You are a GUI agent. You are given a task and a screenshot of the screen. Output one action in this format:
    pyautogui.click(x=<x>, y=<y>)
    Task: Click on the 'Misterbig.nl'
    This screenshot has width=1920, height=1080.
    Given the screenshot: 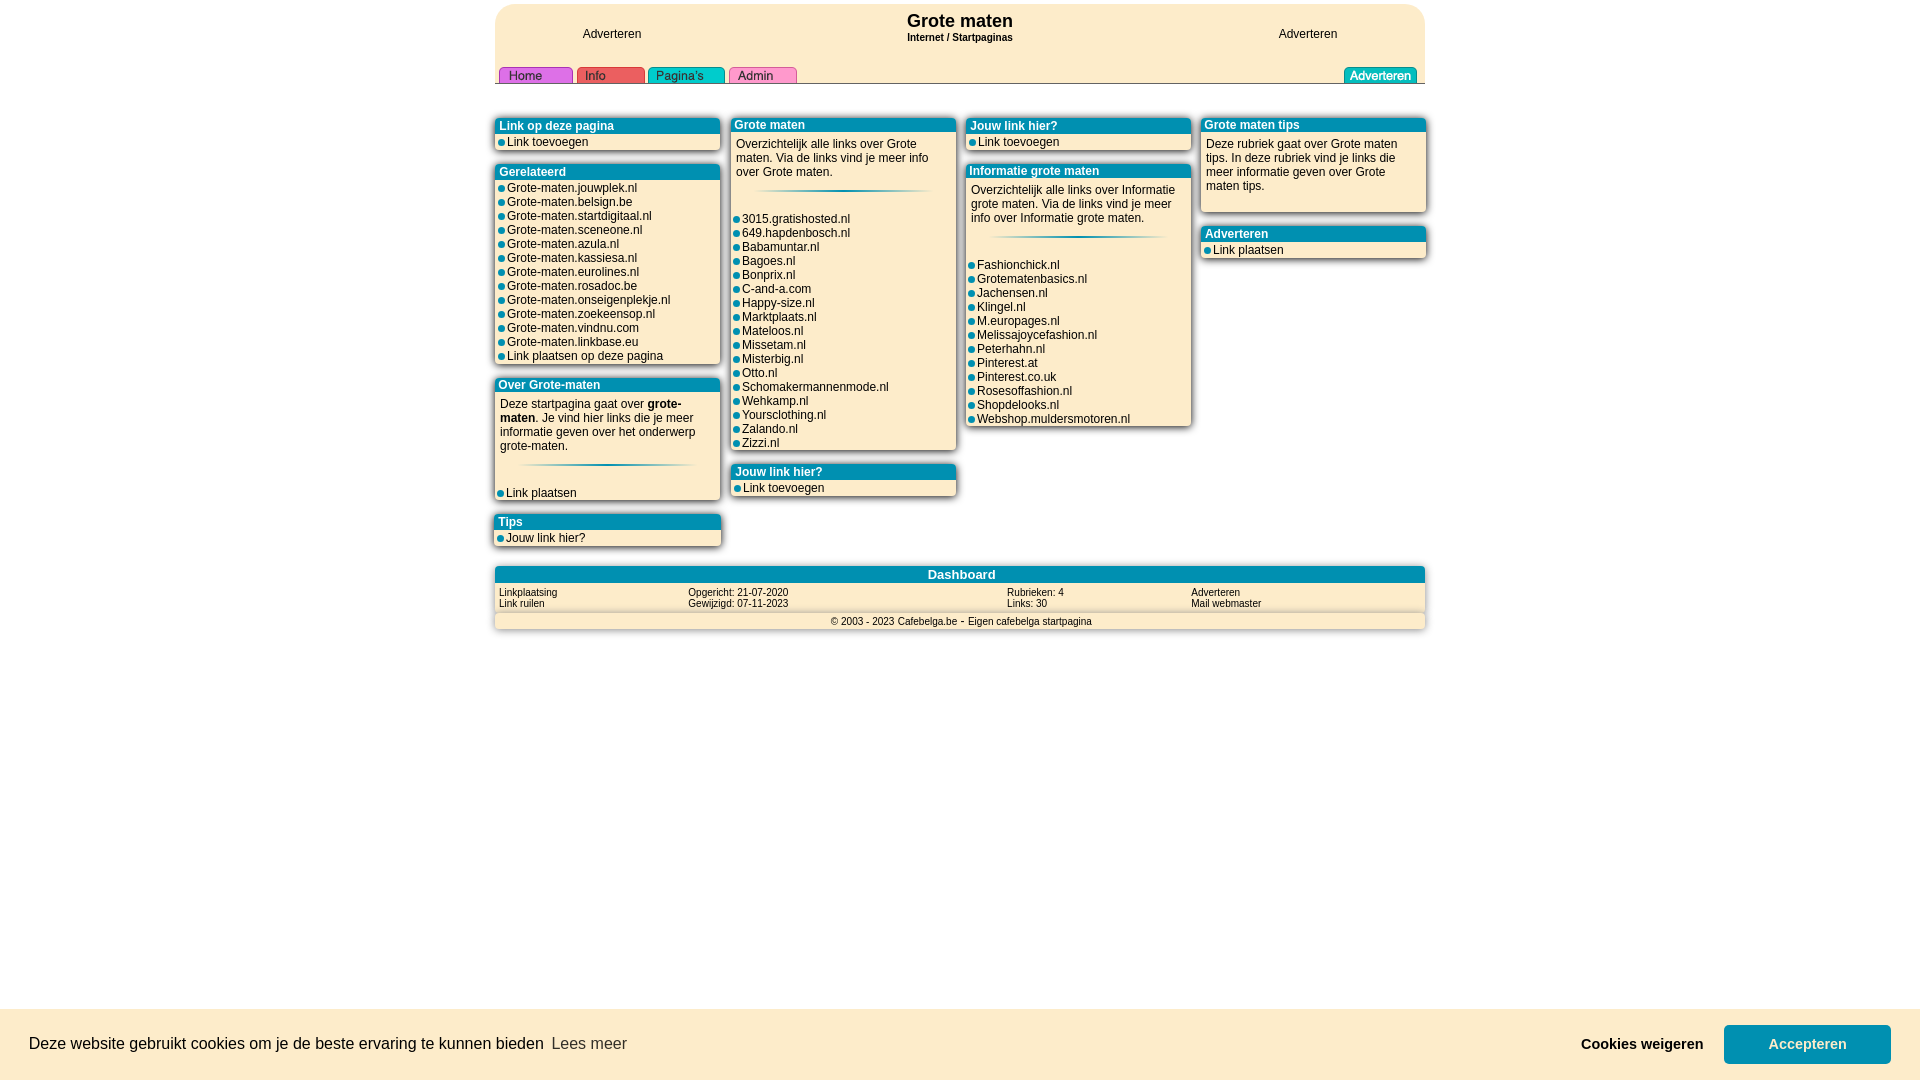 What is the action you would take?
    pyautogui.click(x=771, y=357)
    